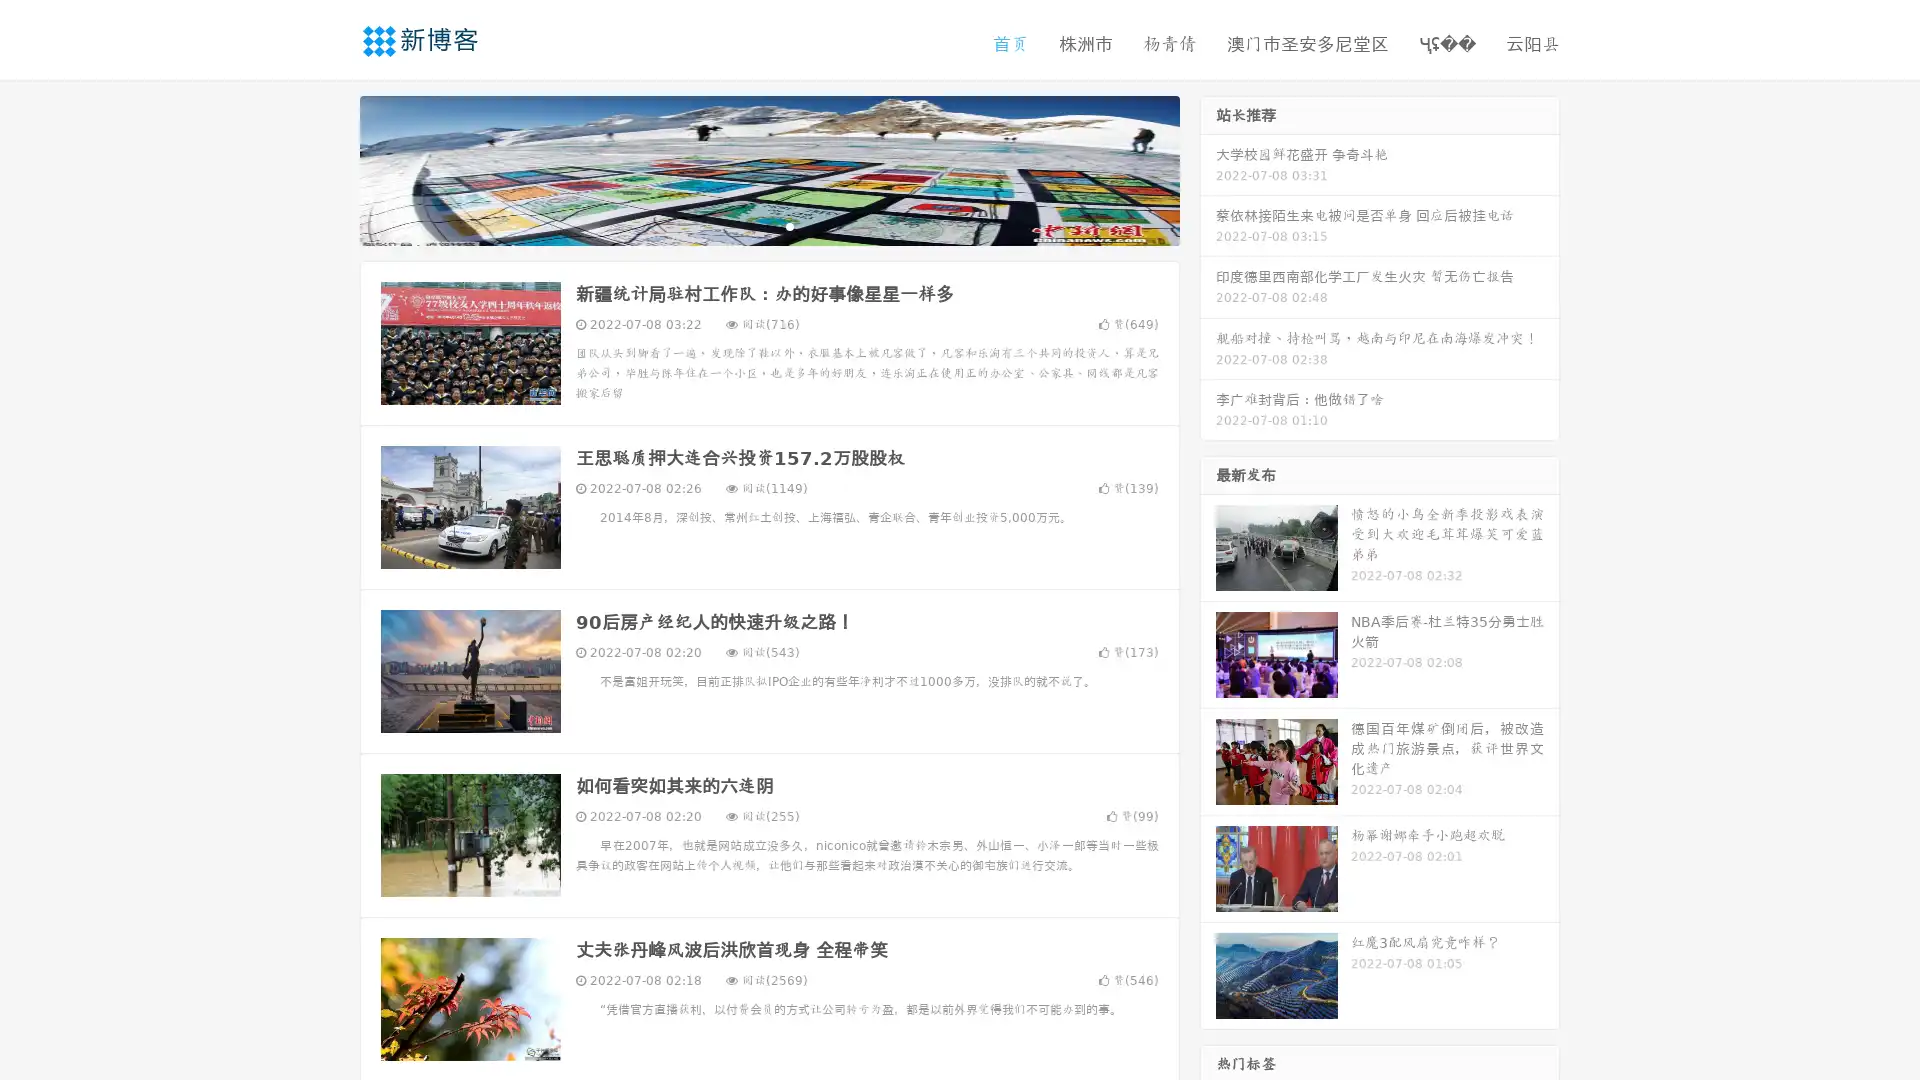 This screenshot has height=1080, width=1920. What do you see at coordinates (789, 225) in the screenshot?
I see `Go to slide 3` at bounding box center [789, 225].